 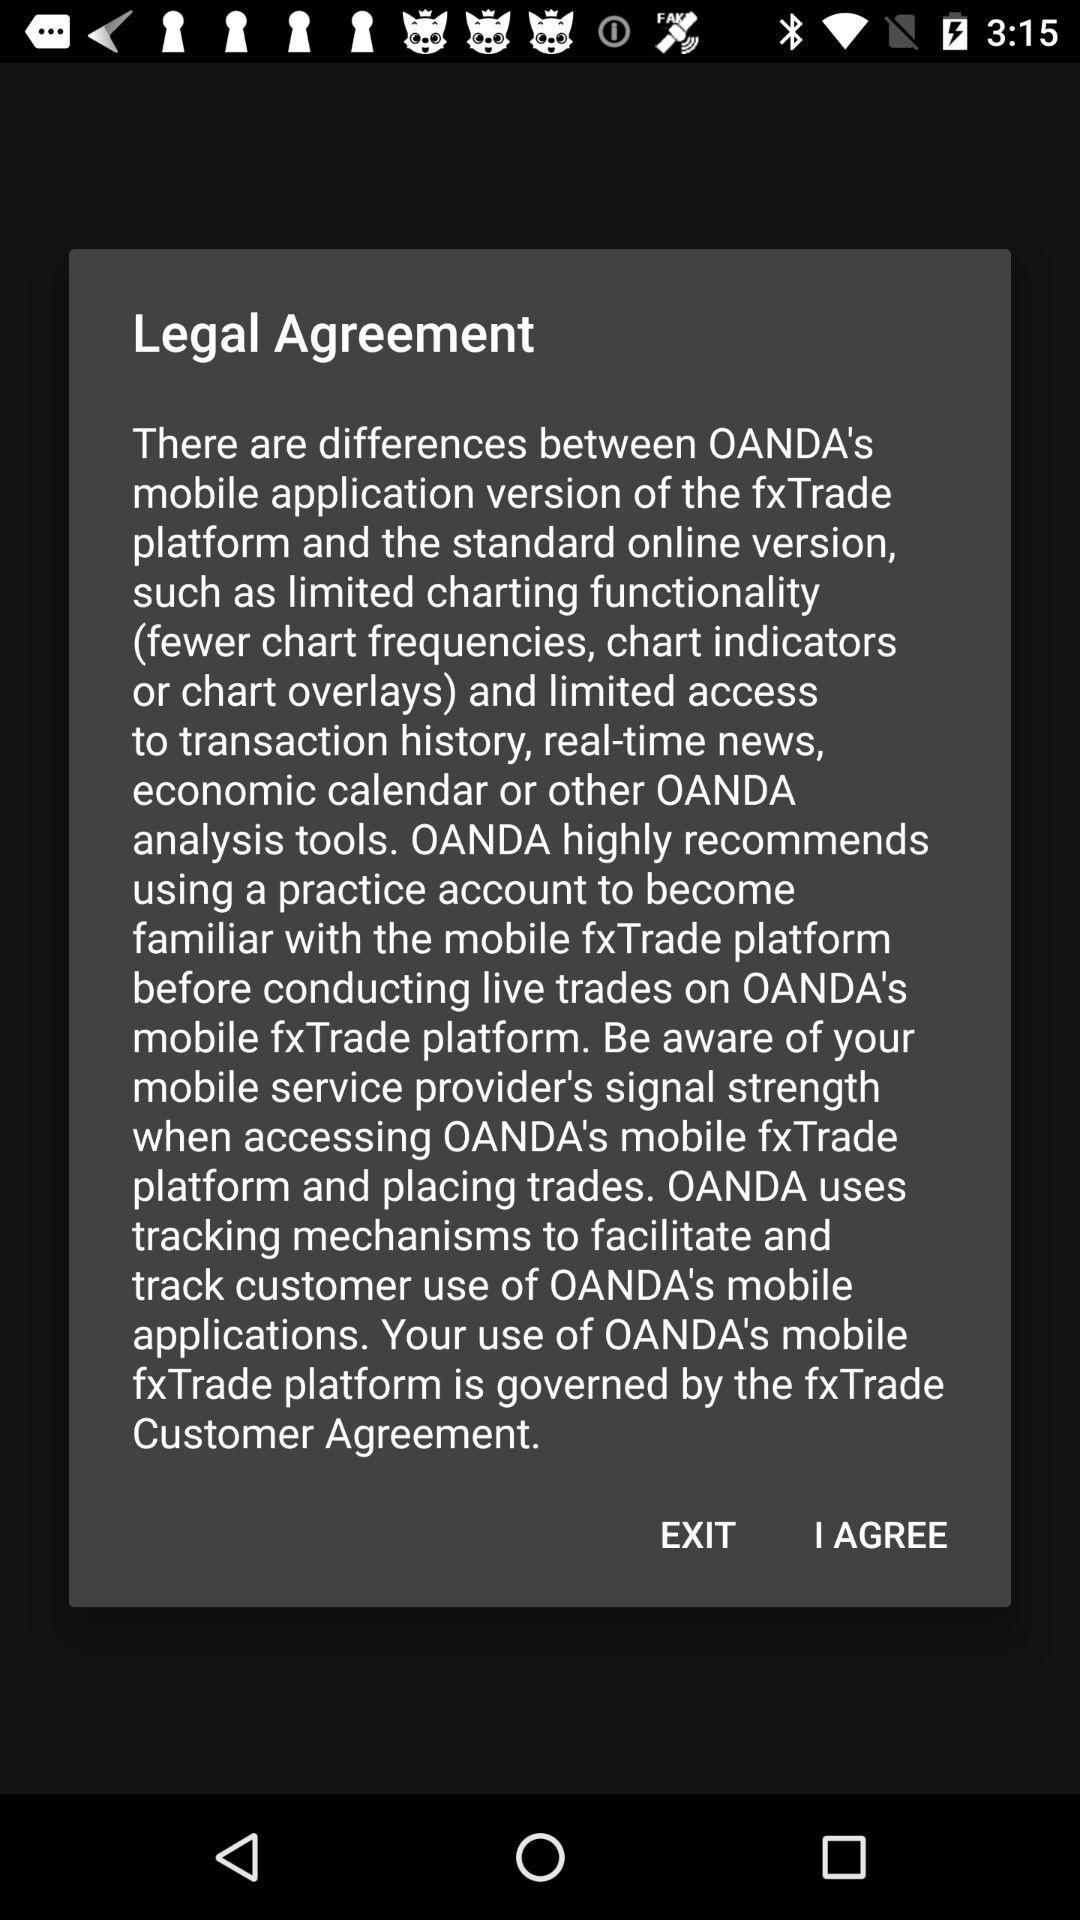 What do you see at coordinates (879, 1532) in the screenshot?
I see `item below the there are differences` at bounding box center [879, 1532].